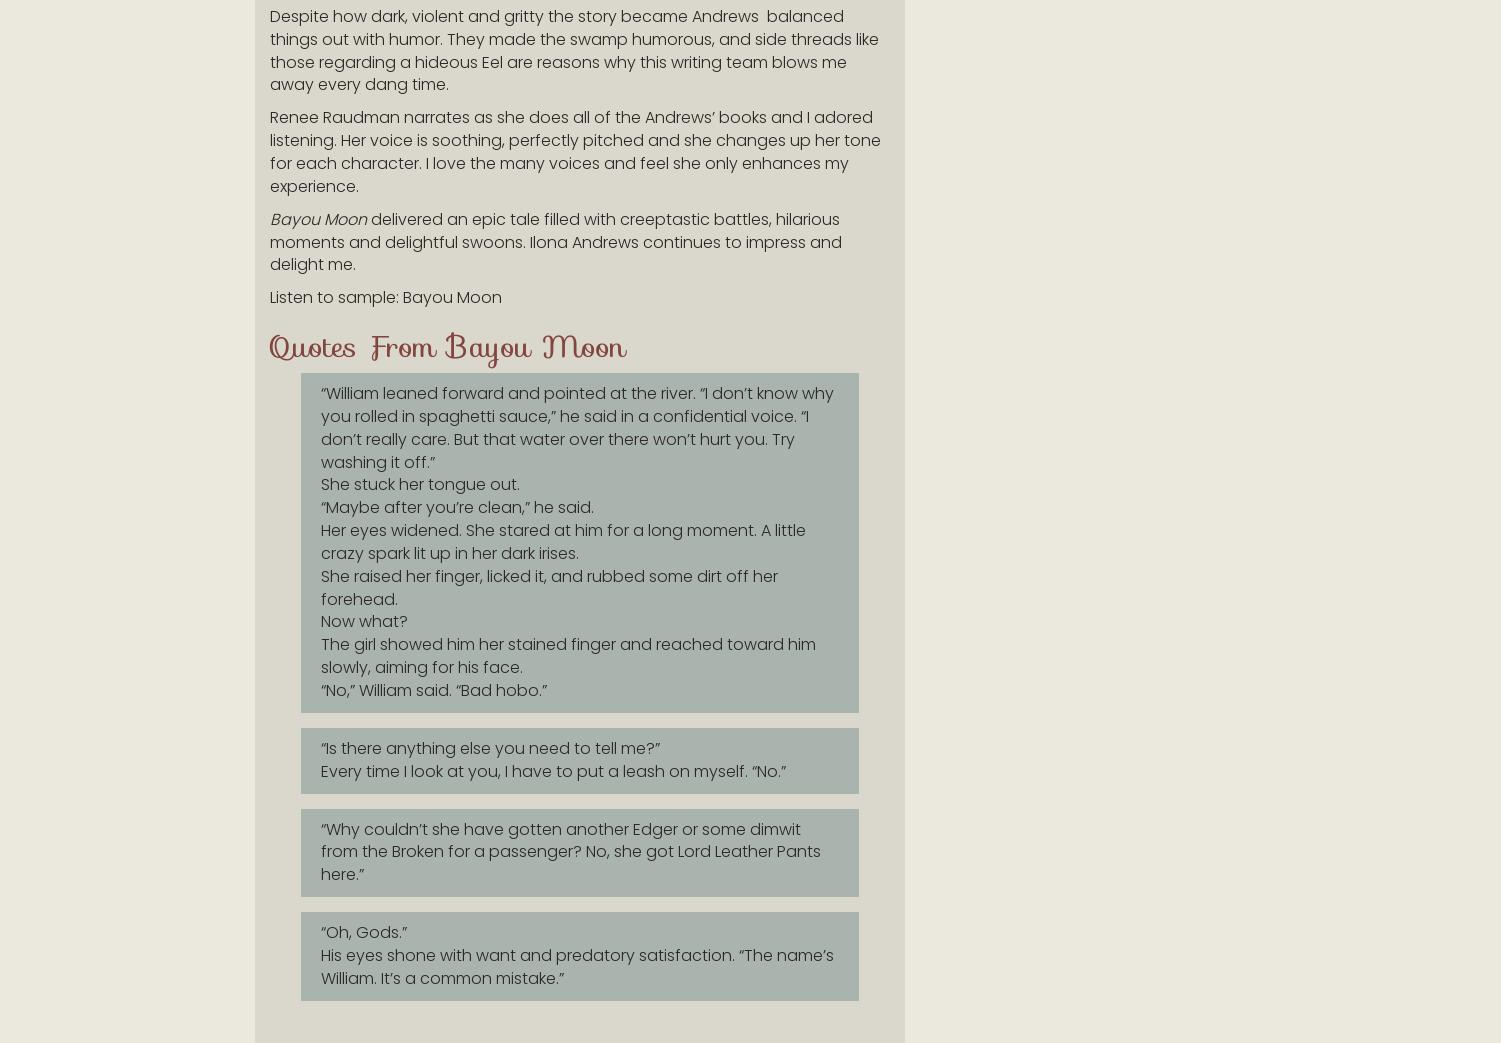 This screenshot has width=1501, height=1043. I want to click on '“Oh, Gods.”', so click(362, 931).